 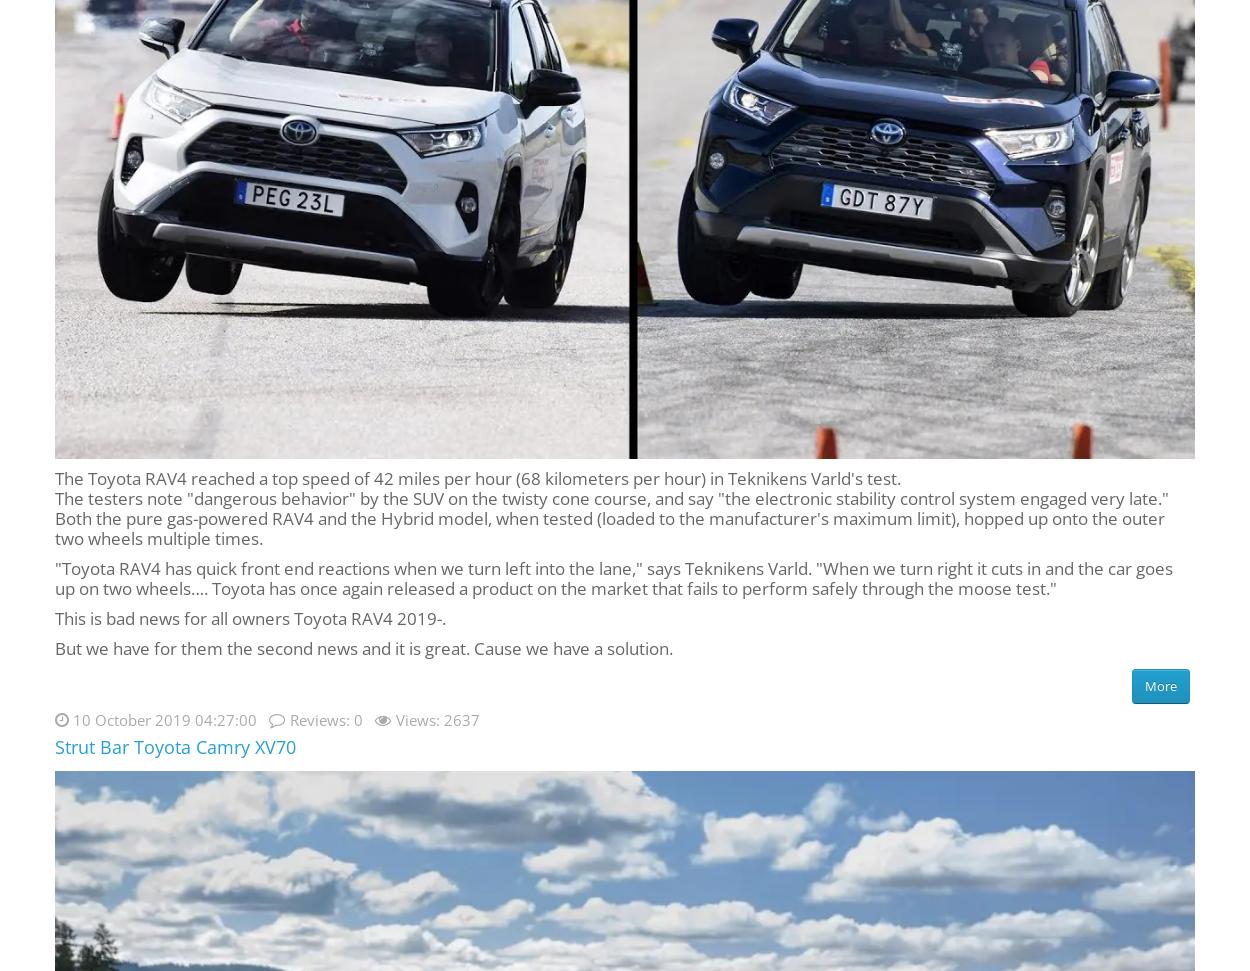 I want to click on 'The Toyota RAV4 reached a top speed of 42 miles per hour (68 kilometers per hour) in Teknikens Varld's test.', so click(x=477, y=477).